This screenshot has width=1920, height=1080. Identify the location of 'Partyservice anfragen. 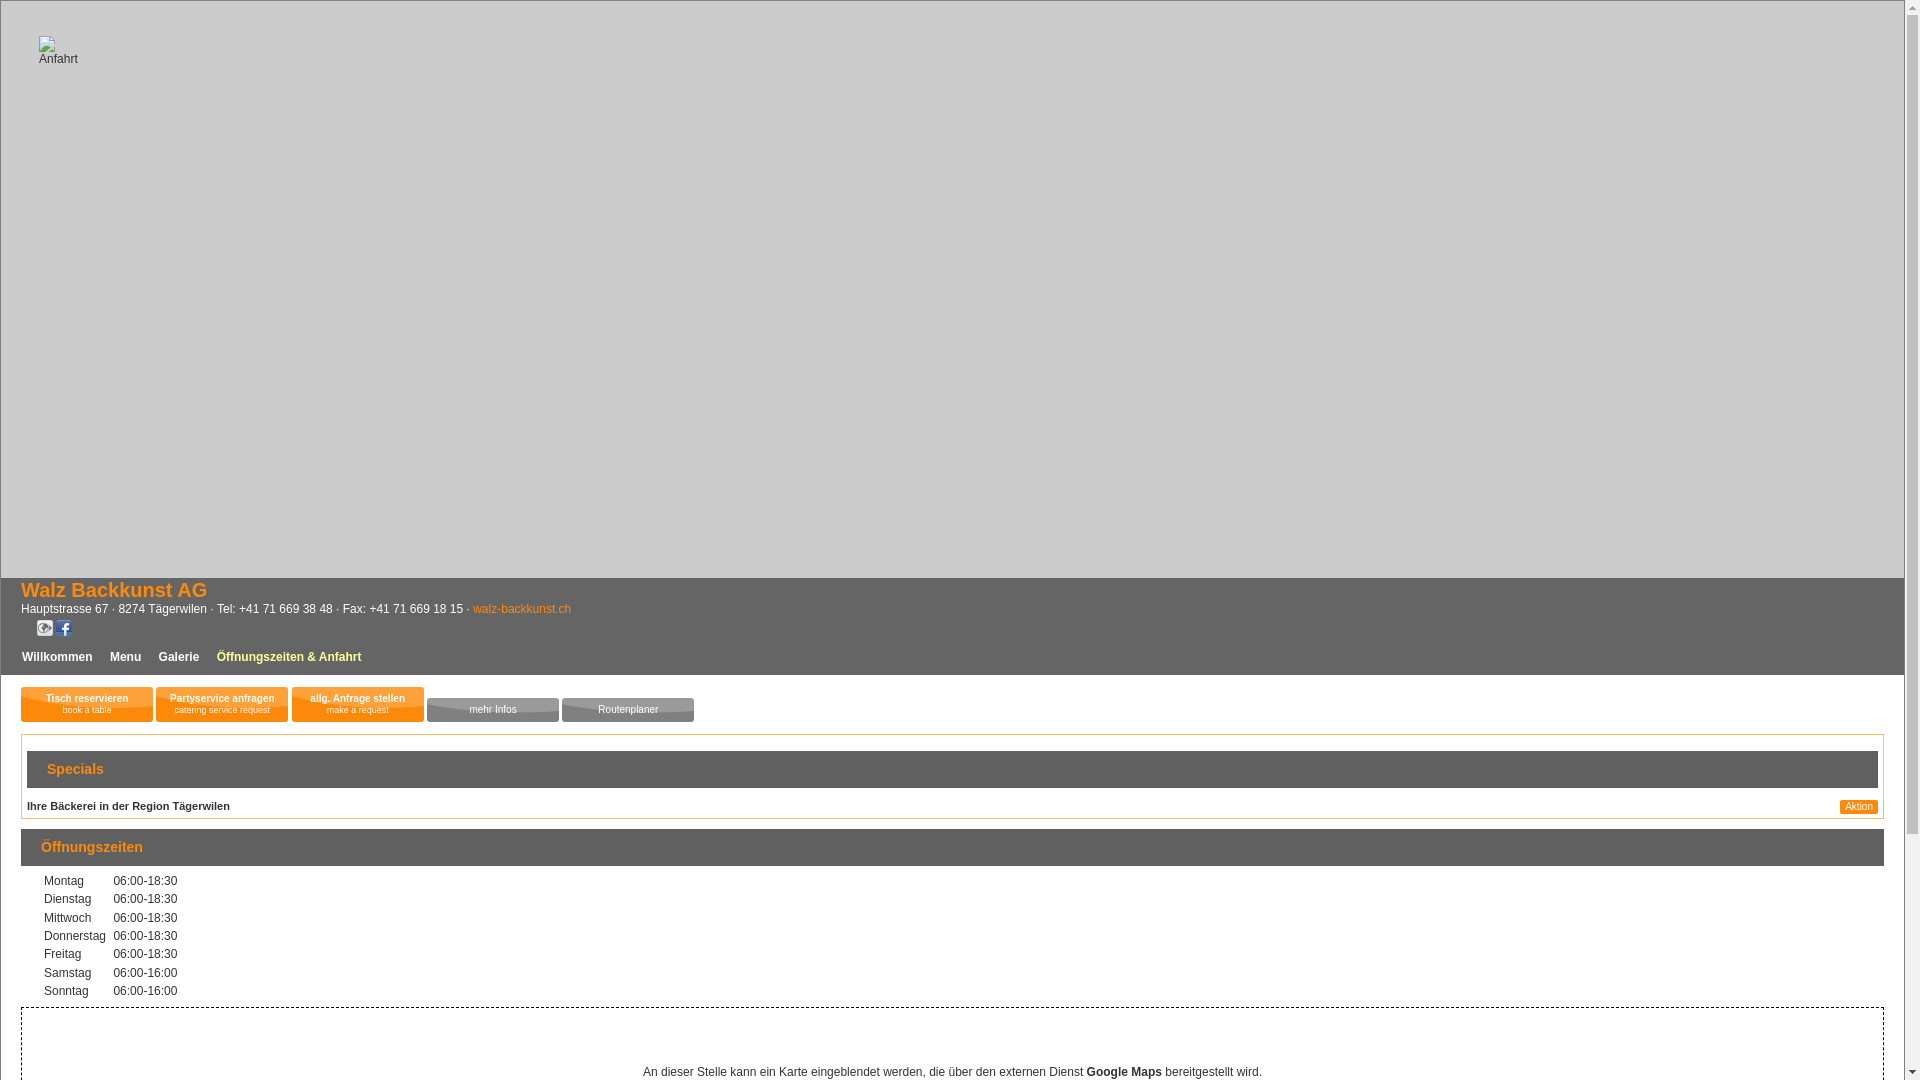
(221, 703).